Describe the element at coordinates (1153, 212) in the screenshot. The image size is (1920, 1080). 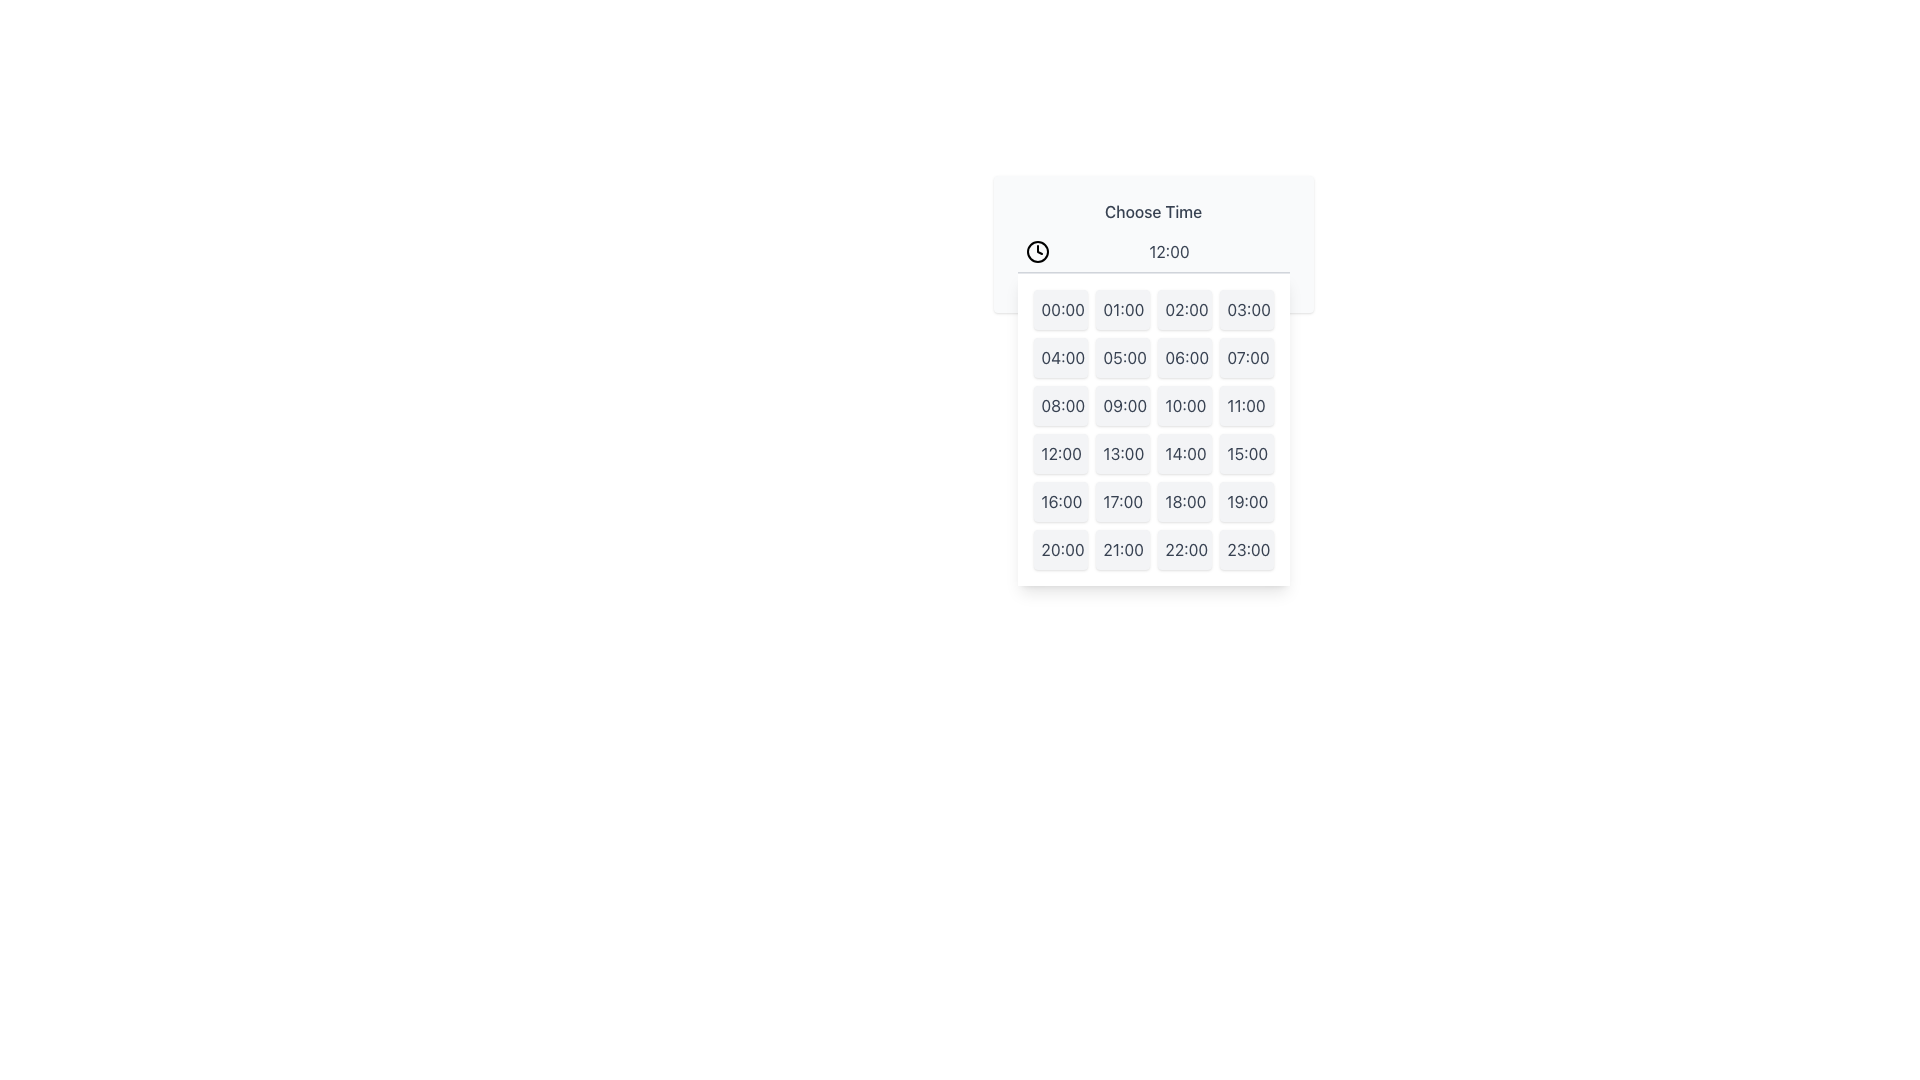
I see `the label that provides context for the time selection interface, positioned above the clock icon and displayed time` at that location.